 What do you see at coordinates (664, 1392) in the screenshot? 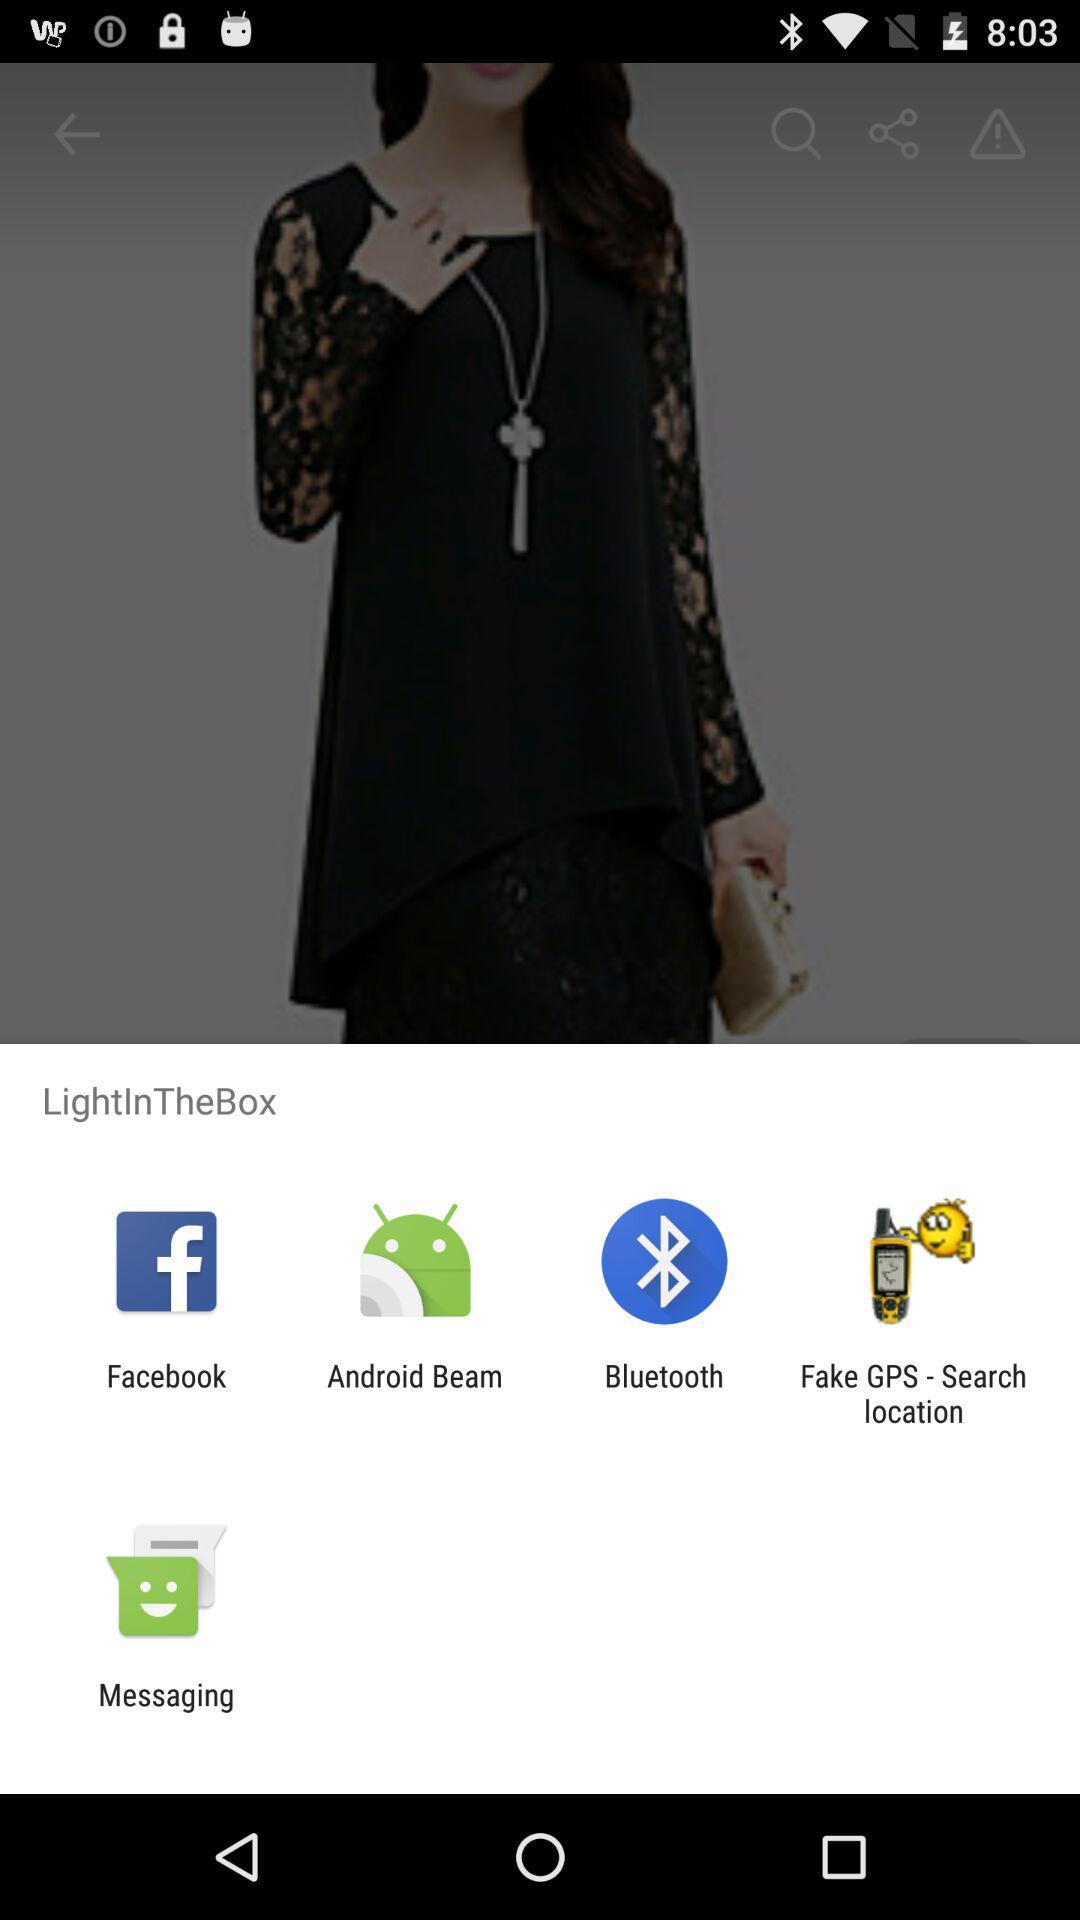
I see `icon next to android beam item` at bounding box center [664, 1392].